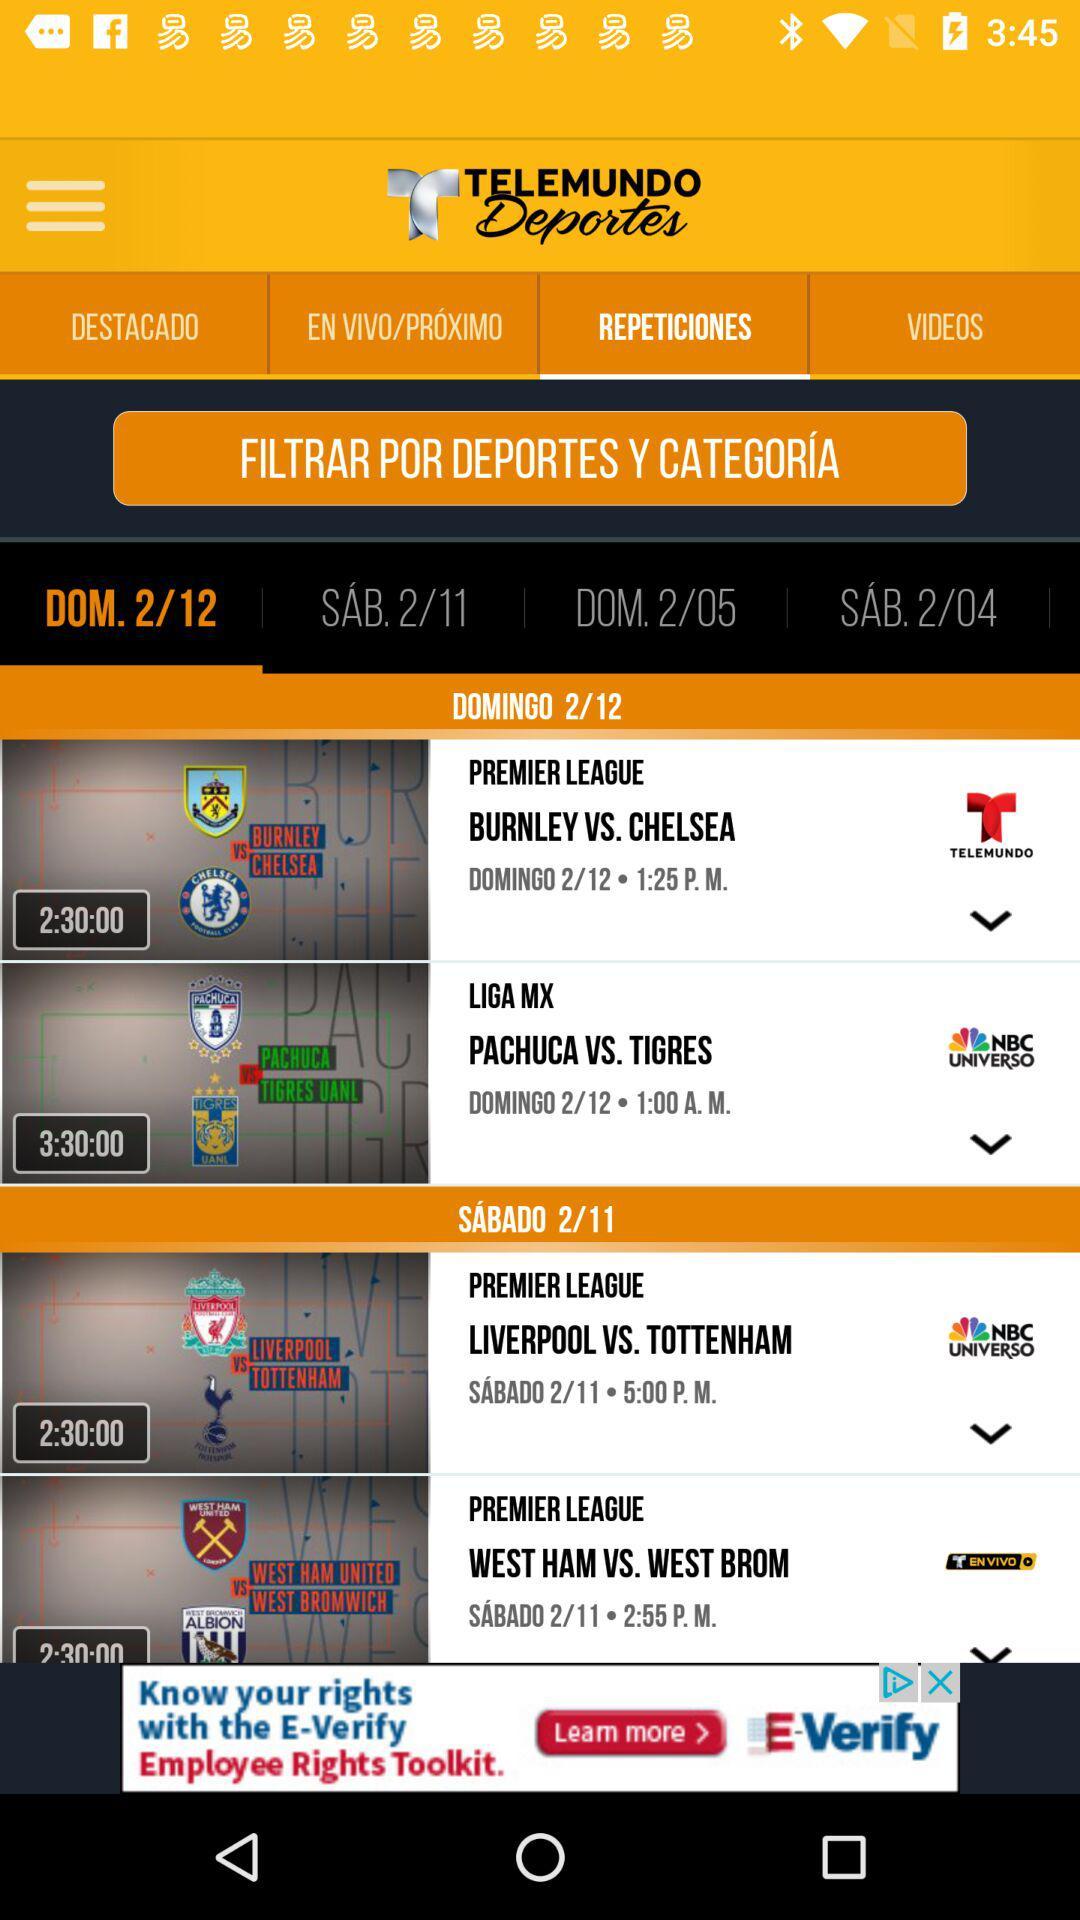  What do you see at coordinates (540, 1727) in the screenshot?
I see `advertisement` at bounding box center [540, 1727].